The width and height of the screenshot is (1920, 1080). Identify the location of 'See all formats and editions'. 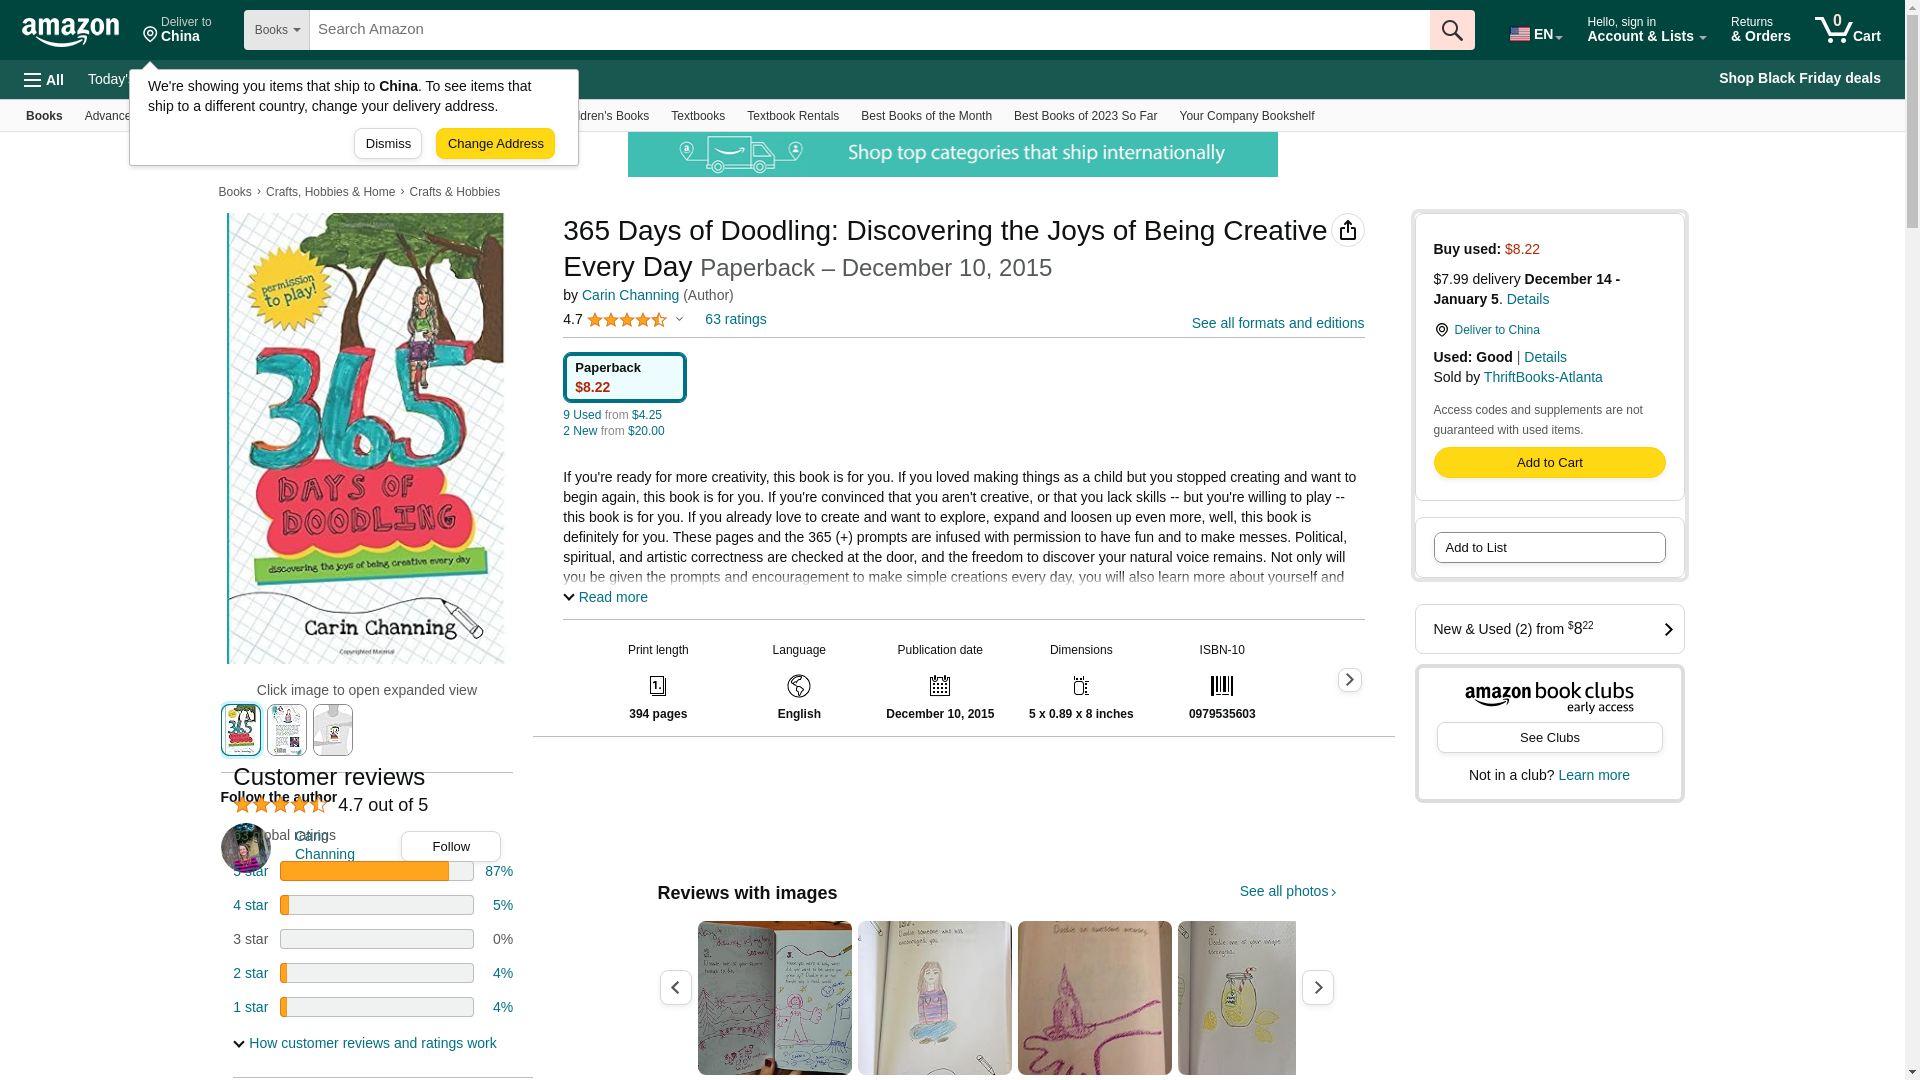
(1277, 322).